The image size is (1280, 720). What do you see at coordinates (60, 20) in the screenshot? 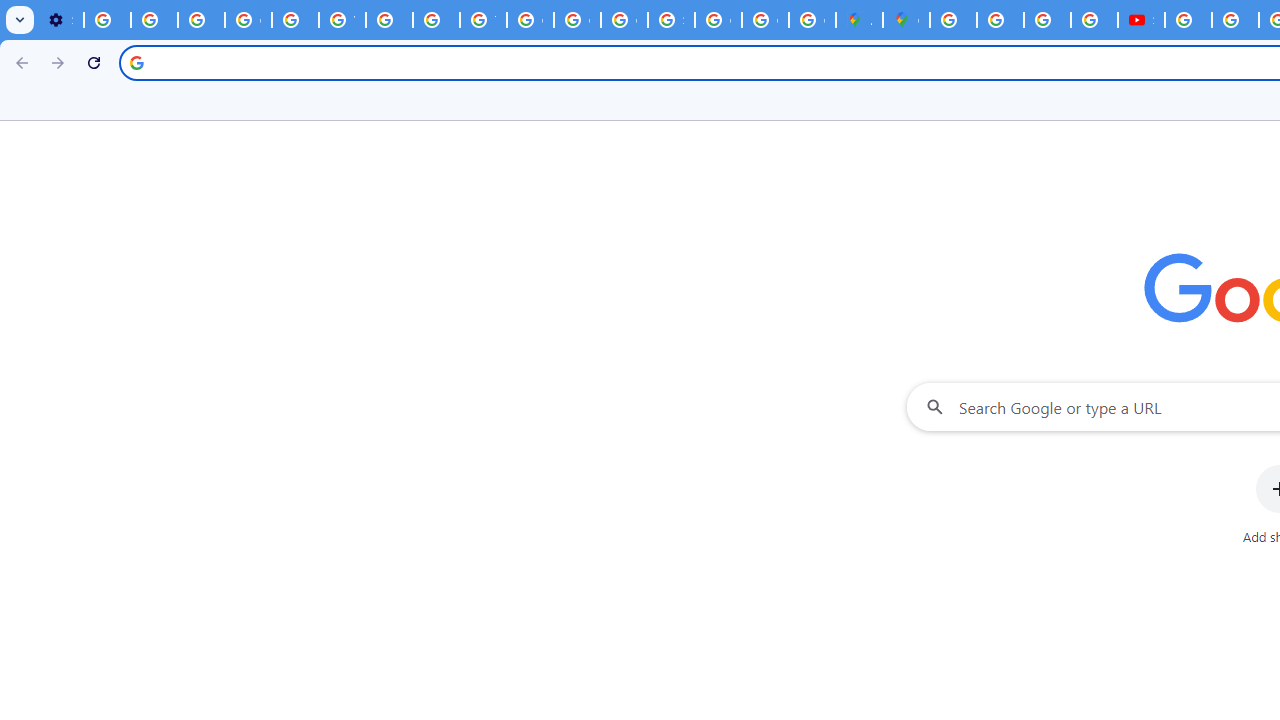
I see `'Settings - Customize profile'` at bounding box center [60, 20].